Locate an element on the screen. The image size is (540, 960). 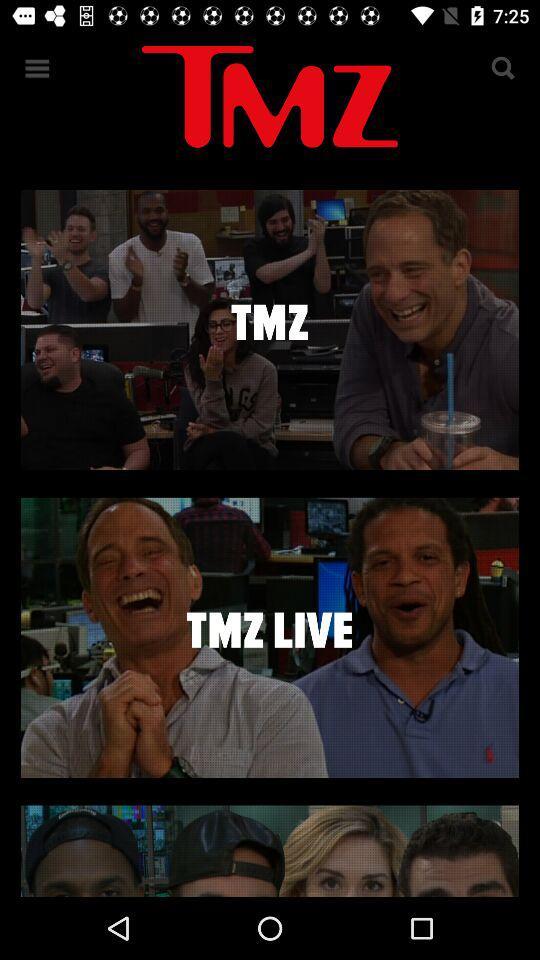
logo is located at coordinates (270, 100).